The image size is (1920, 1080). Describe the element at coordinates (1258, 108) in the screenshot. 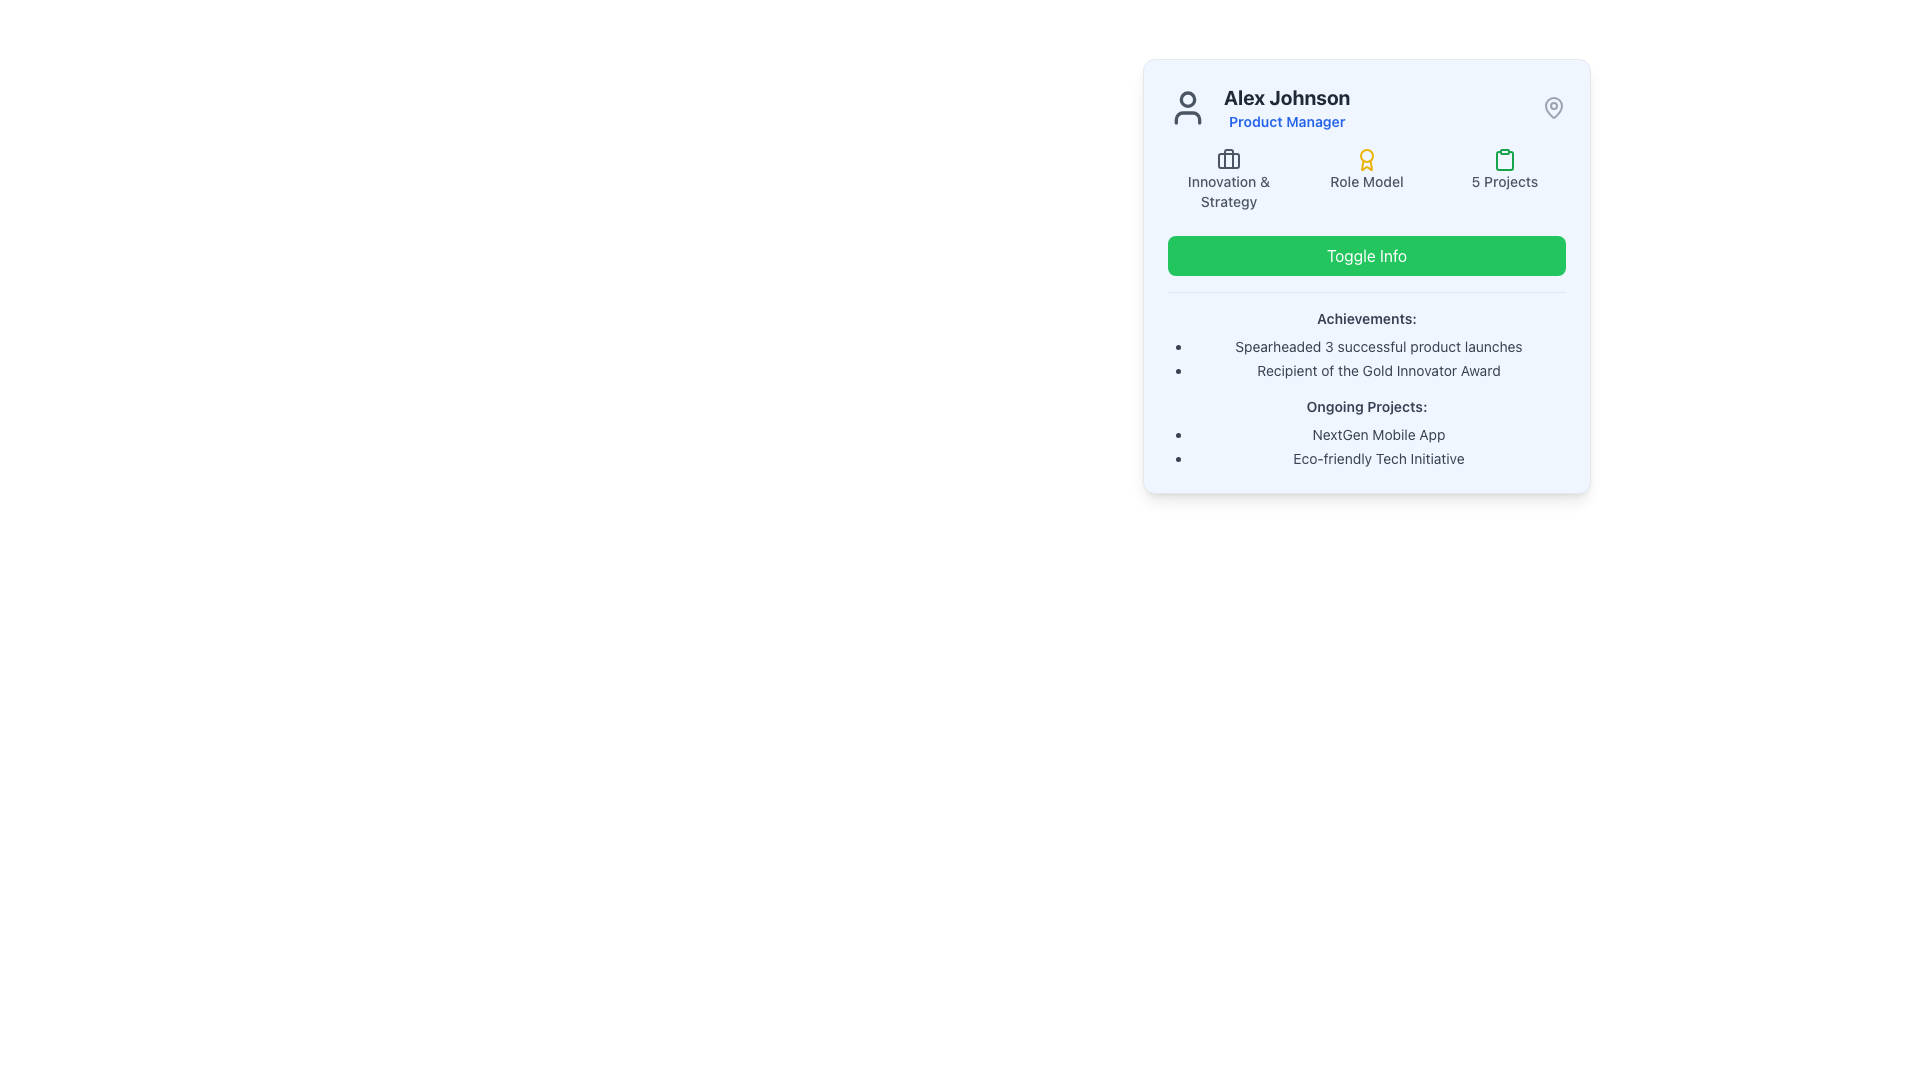

I see `the text block displaying 'Alex Johnson' and 'Product Manager', which is located in the upper-left corner of the user information card, next to the user icon` at that location.